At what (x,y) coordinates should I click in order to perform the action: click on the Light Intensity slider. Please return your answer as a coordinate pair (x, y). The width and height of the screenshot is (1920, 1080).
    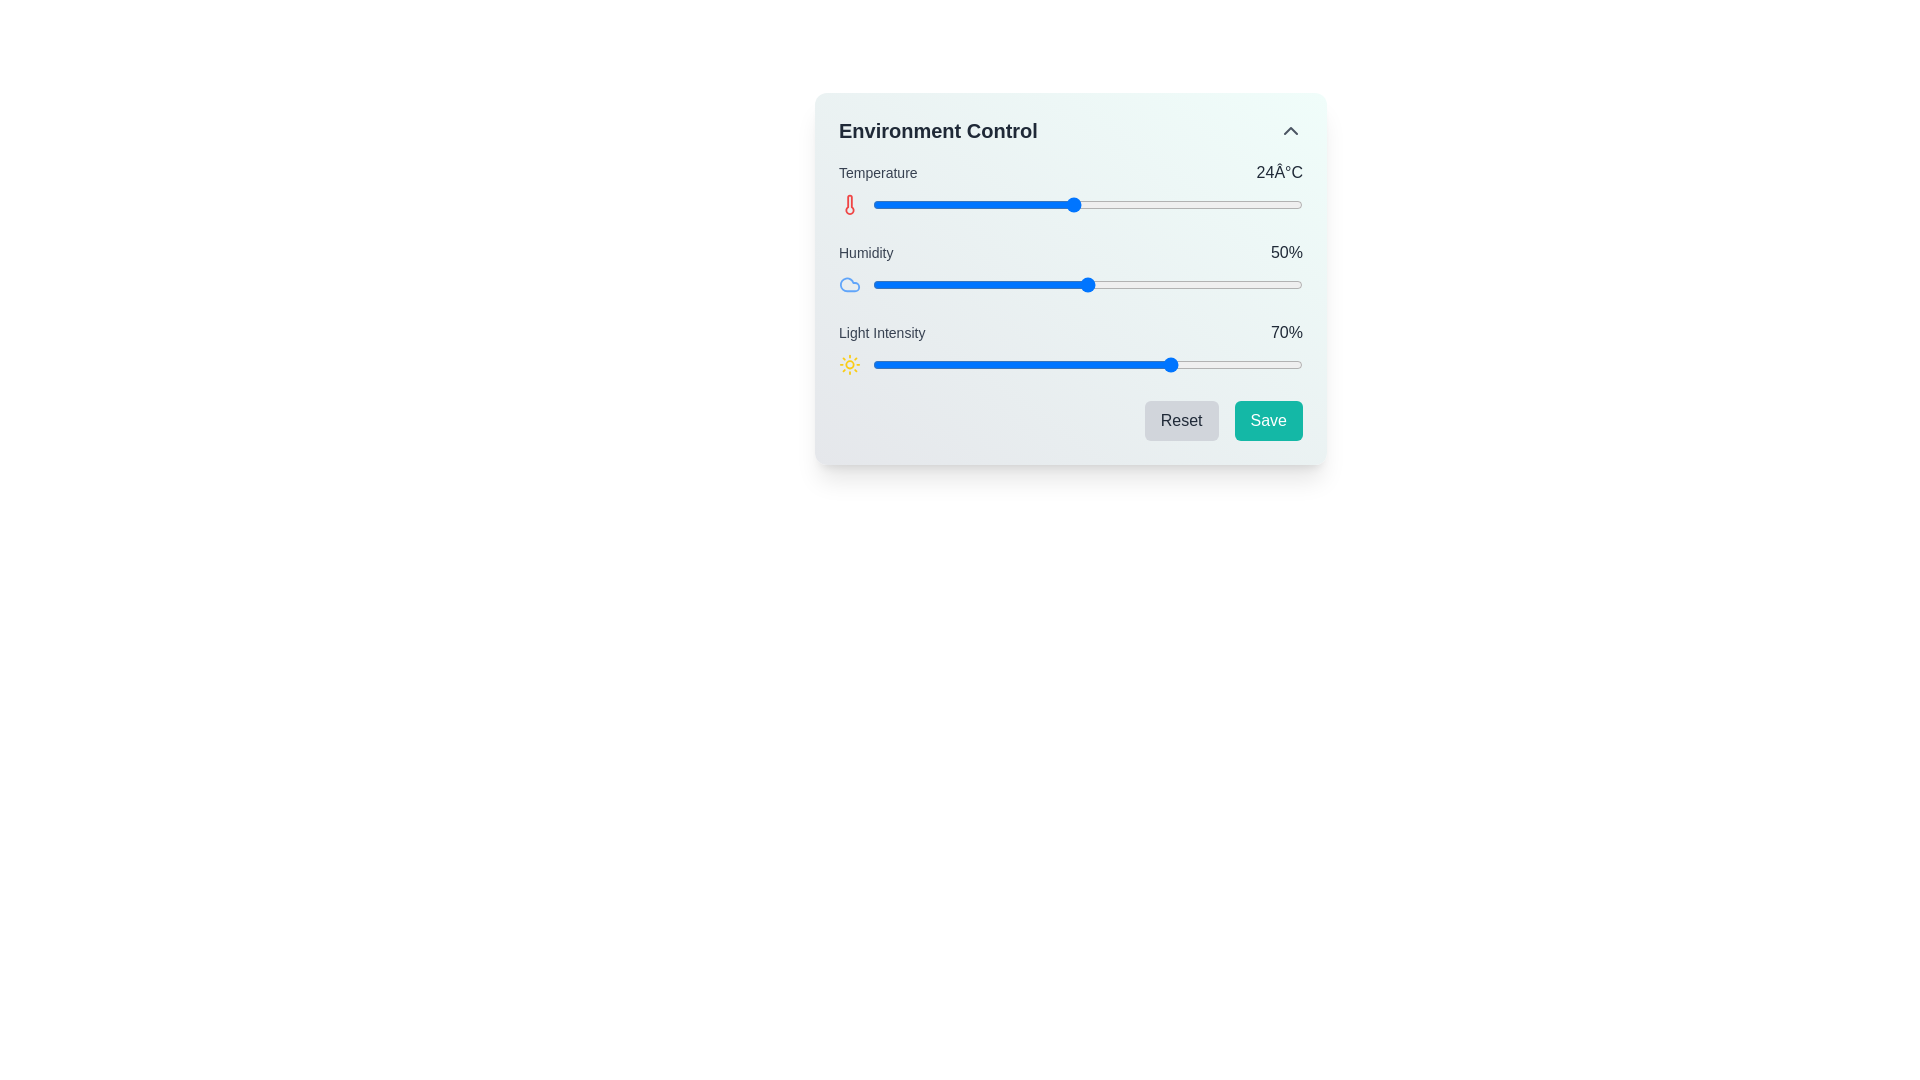
    Looking at the image, I should click on (1152, 365).